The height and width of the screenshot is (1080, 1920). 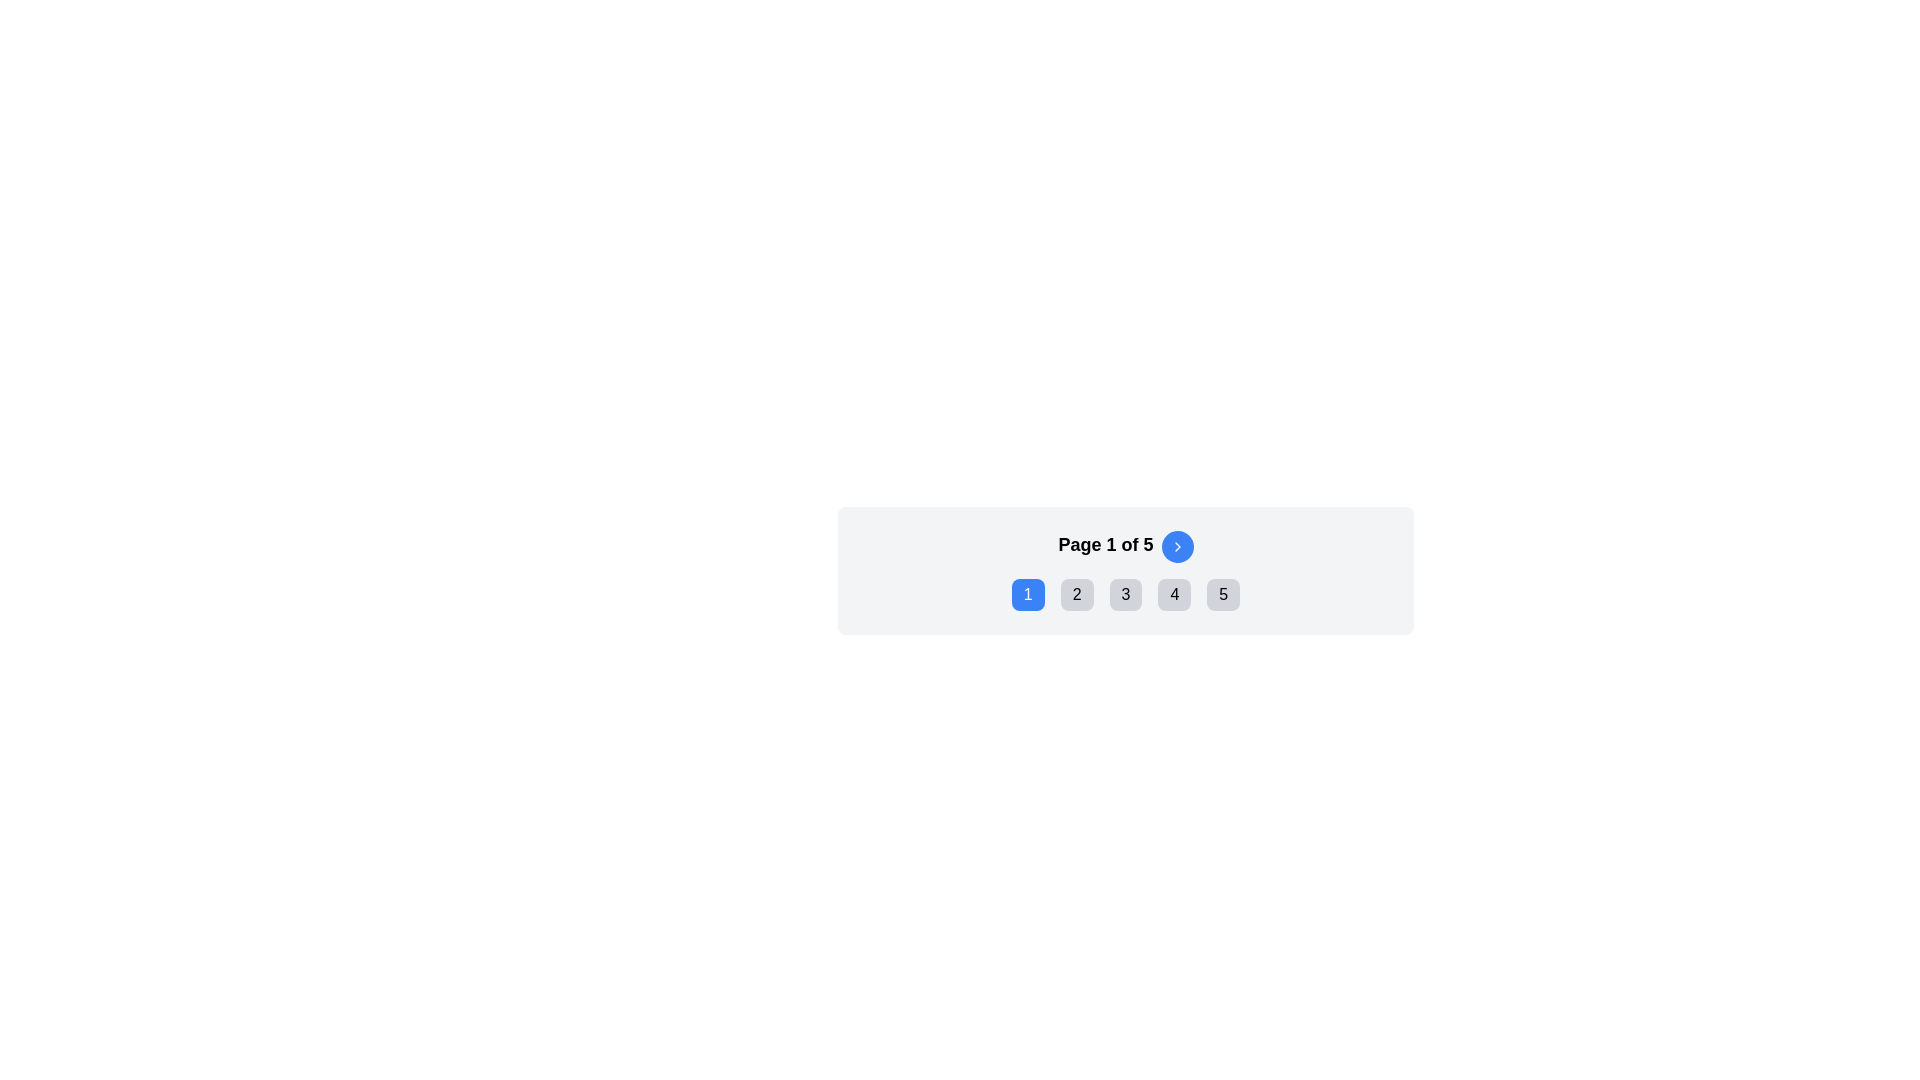 I want to click on the Pagination Button that navigates to page 3, so click(x=1126, y=593).